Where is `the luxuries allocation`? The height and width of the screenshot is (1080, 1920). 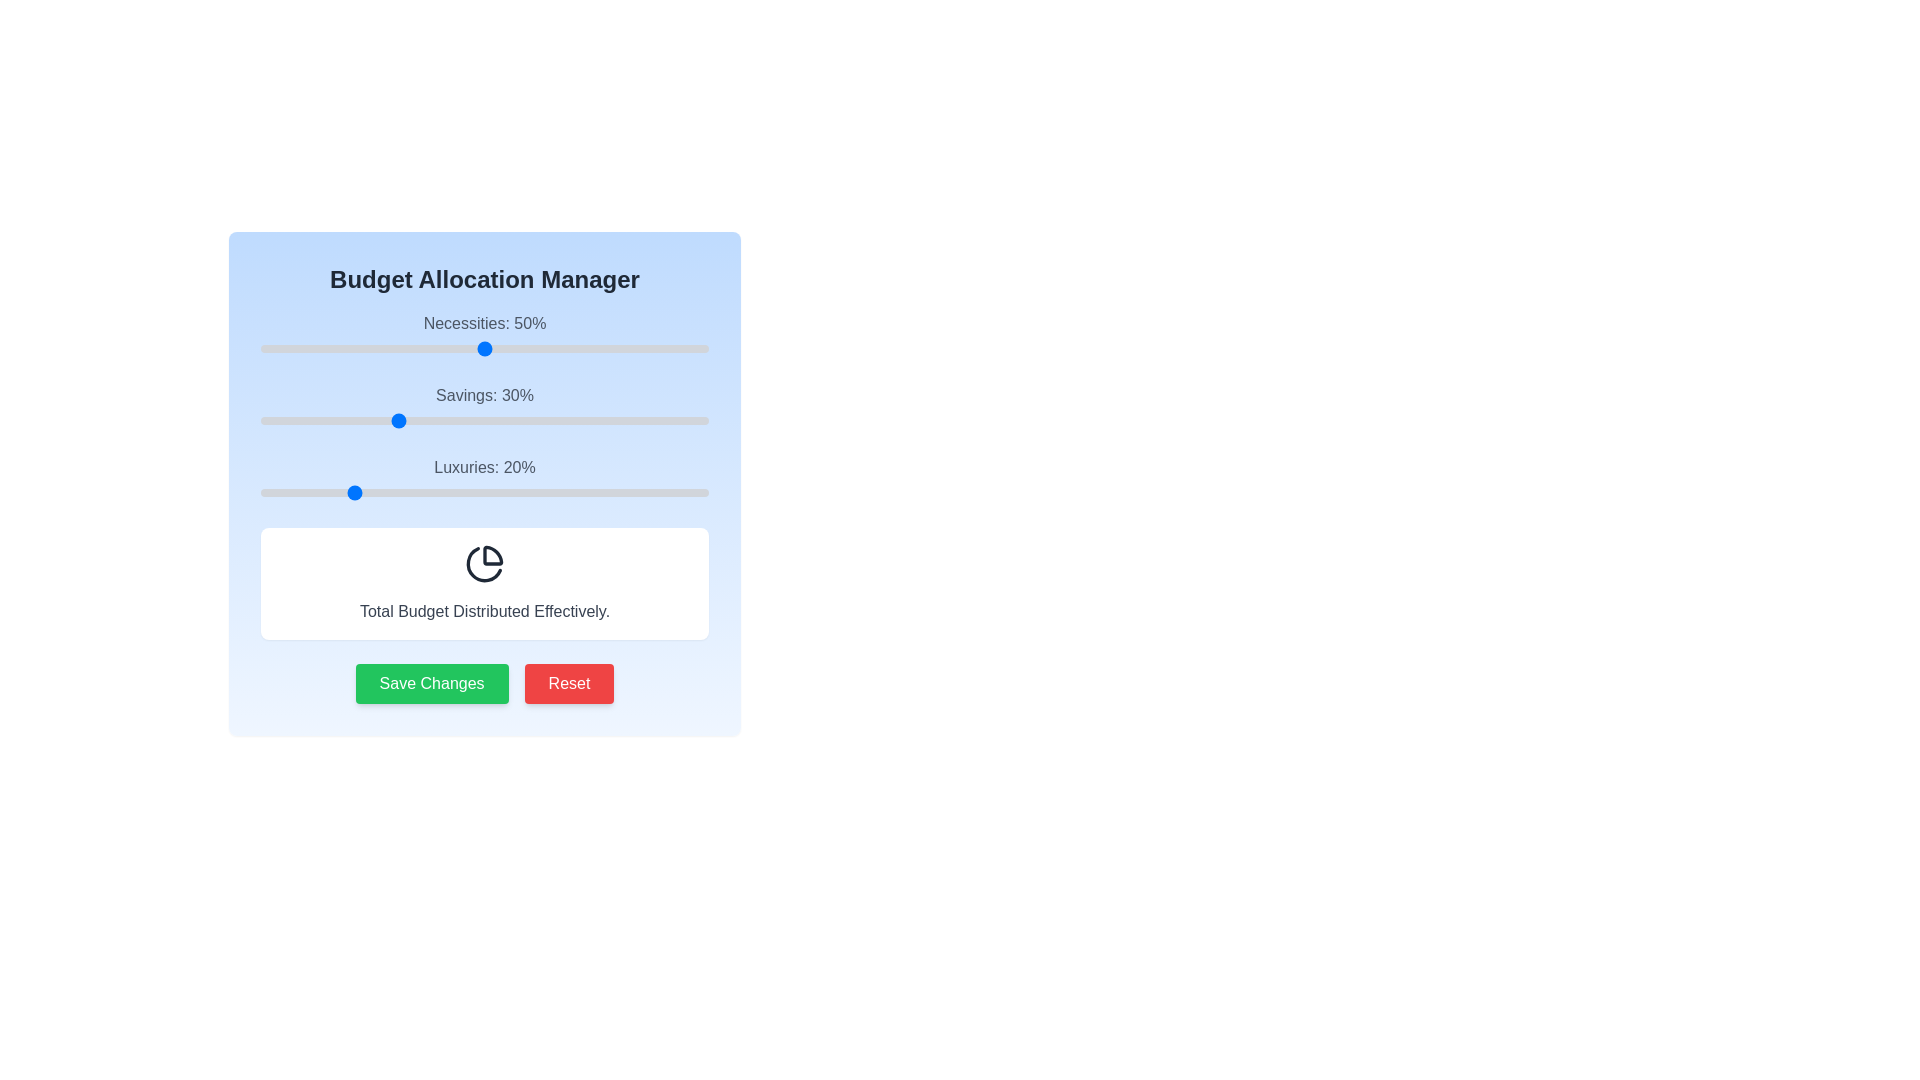 the luxuries allocation is located at coordinates (691, 493).